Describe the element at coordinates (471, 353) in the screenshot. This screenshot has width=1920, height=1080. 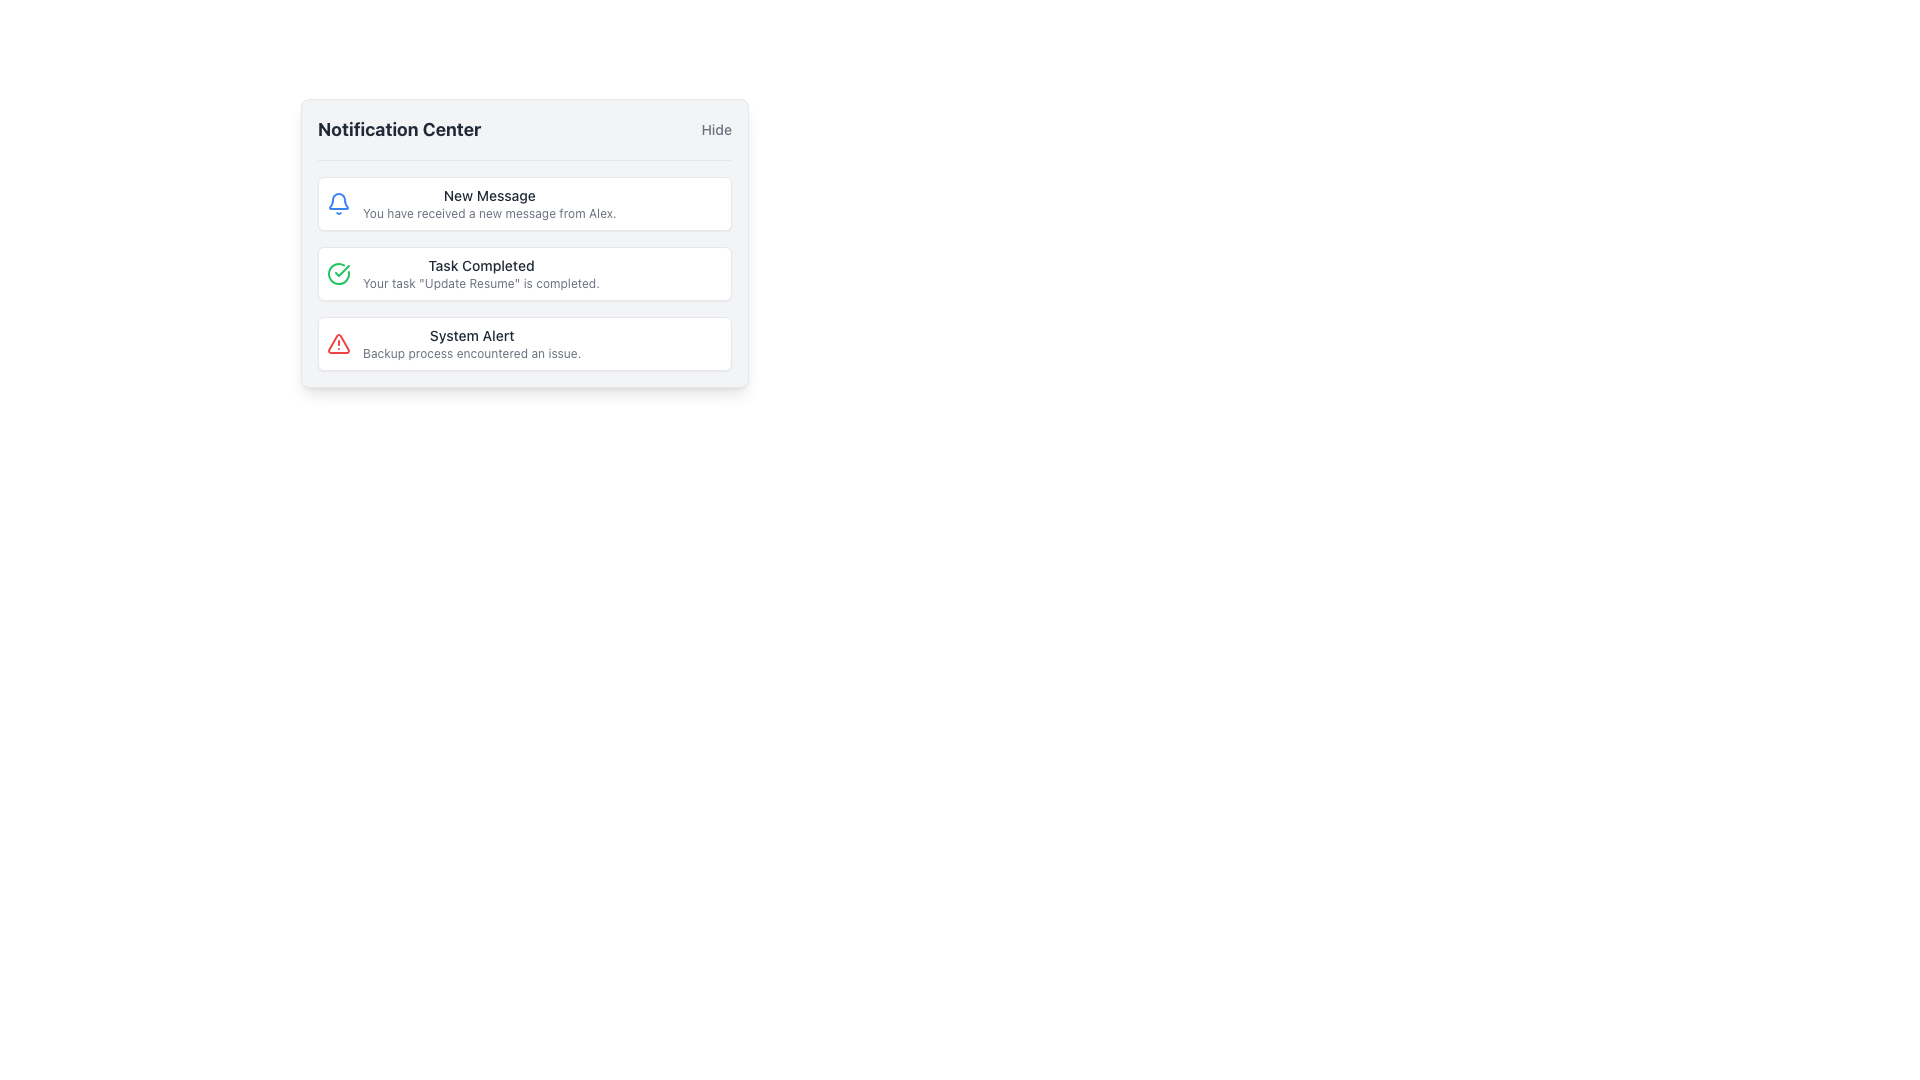
I see `the text element that displays a message detailing an issue encountered during a backup process, located at the bottom of the 'System Alert' notification block` at that location.